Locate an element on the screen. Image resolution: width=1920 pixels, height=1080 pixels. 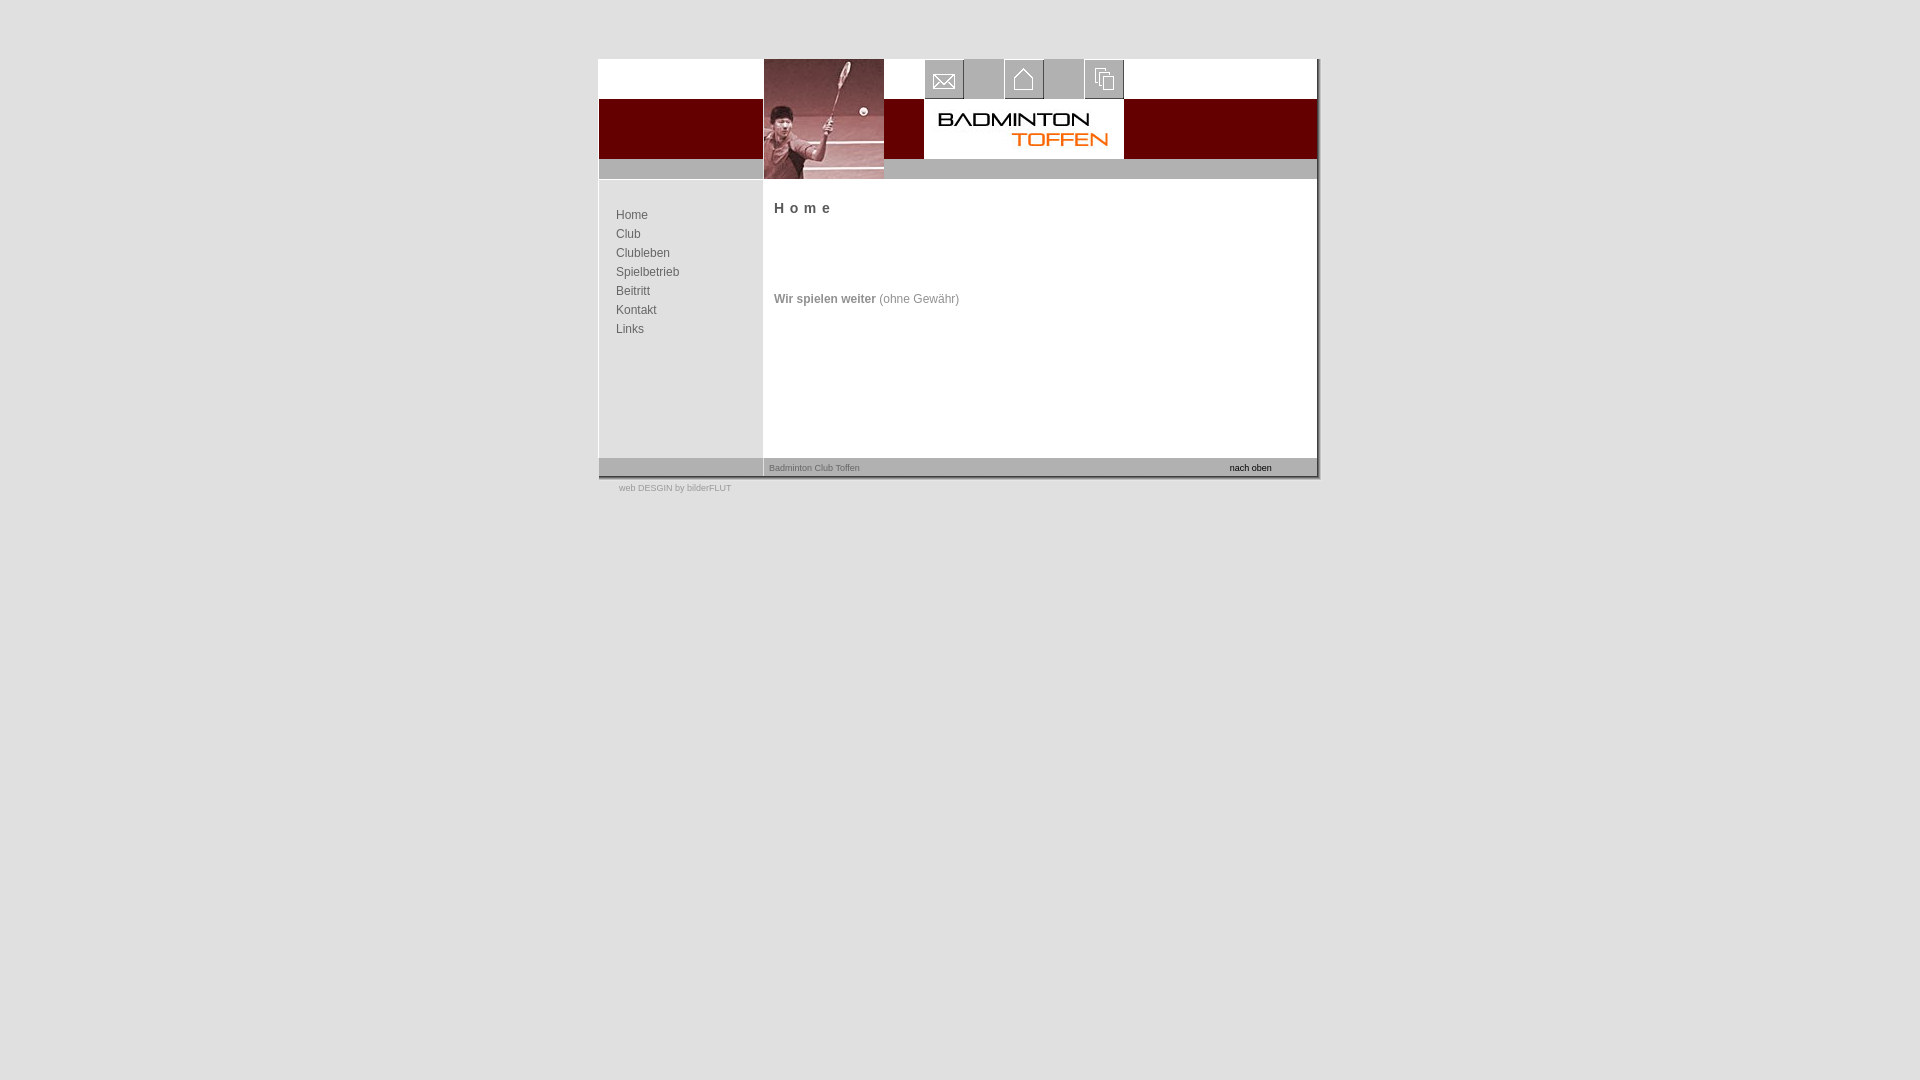
'Links' is located at coordinates (681, 327).